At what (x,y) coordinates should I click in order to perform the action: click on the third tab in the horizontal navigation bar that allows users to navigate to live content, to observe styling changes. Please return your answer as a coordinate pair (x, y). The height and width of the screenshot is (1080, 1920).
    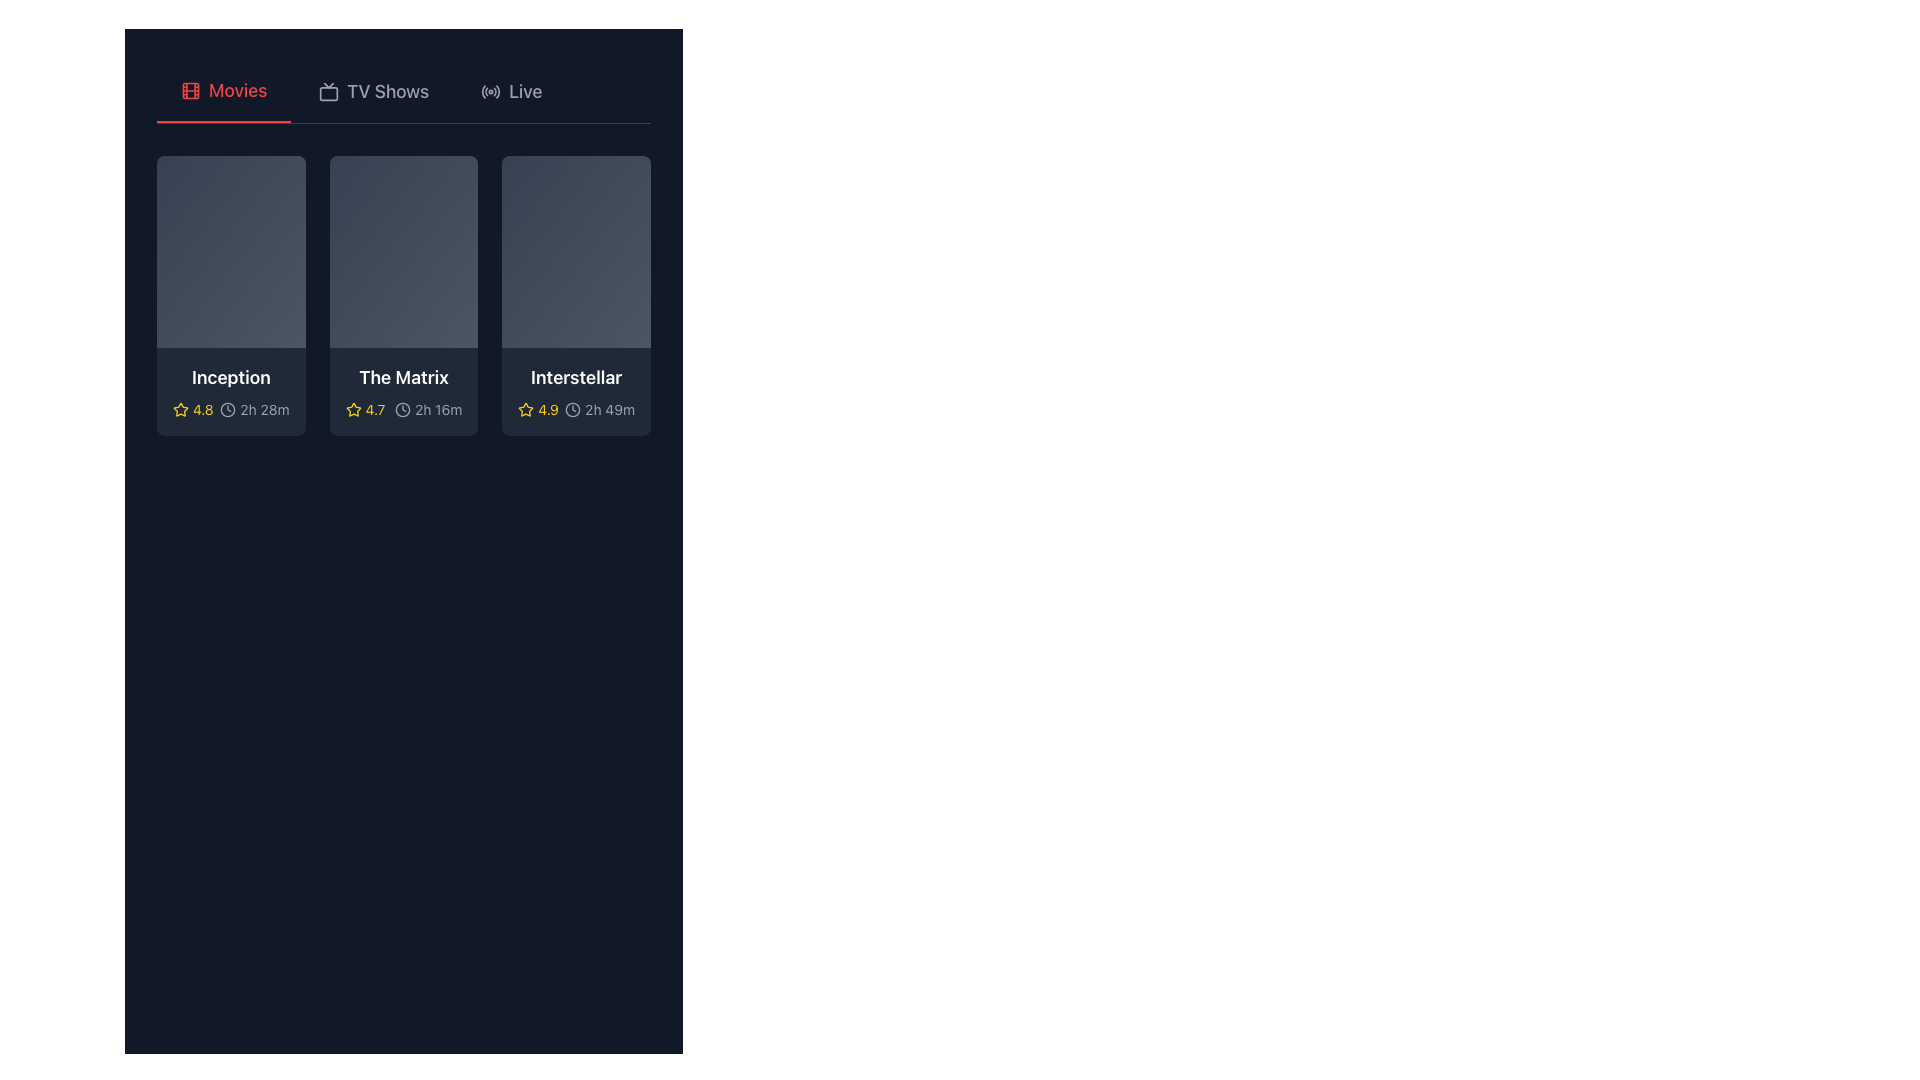
    Looking at the image, I should click on (511, 92).